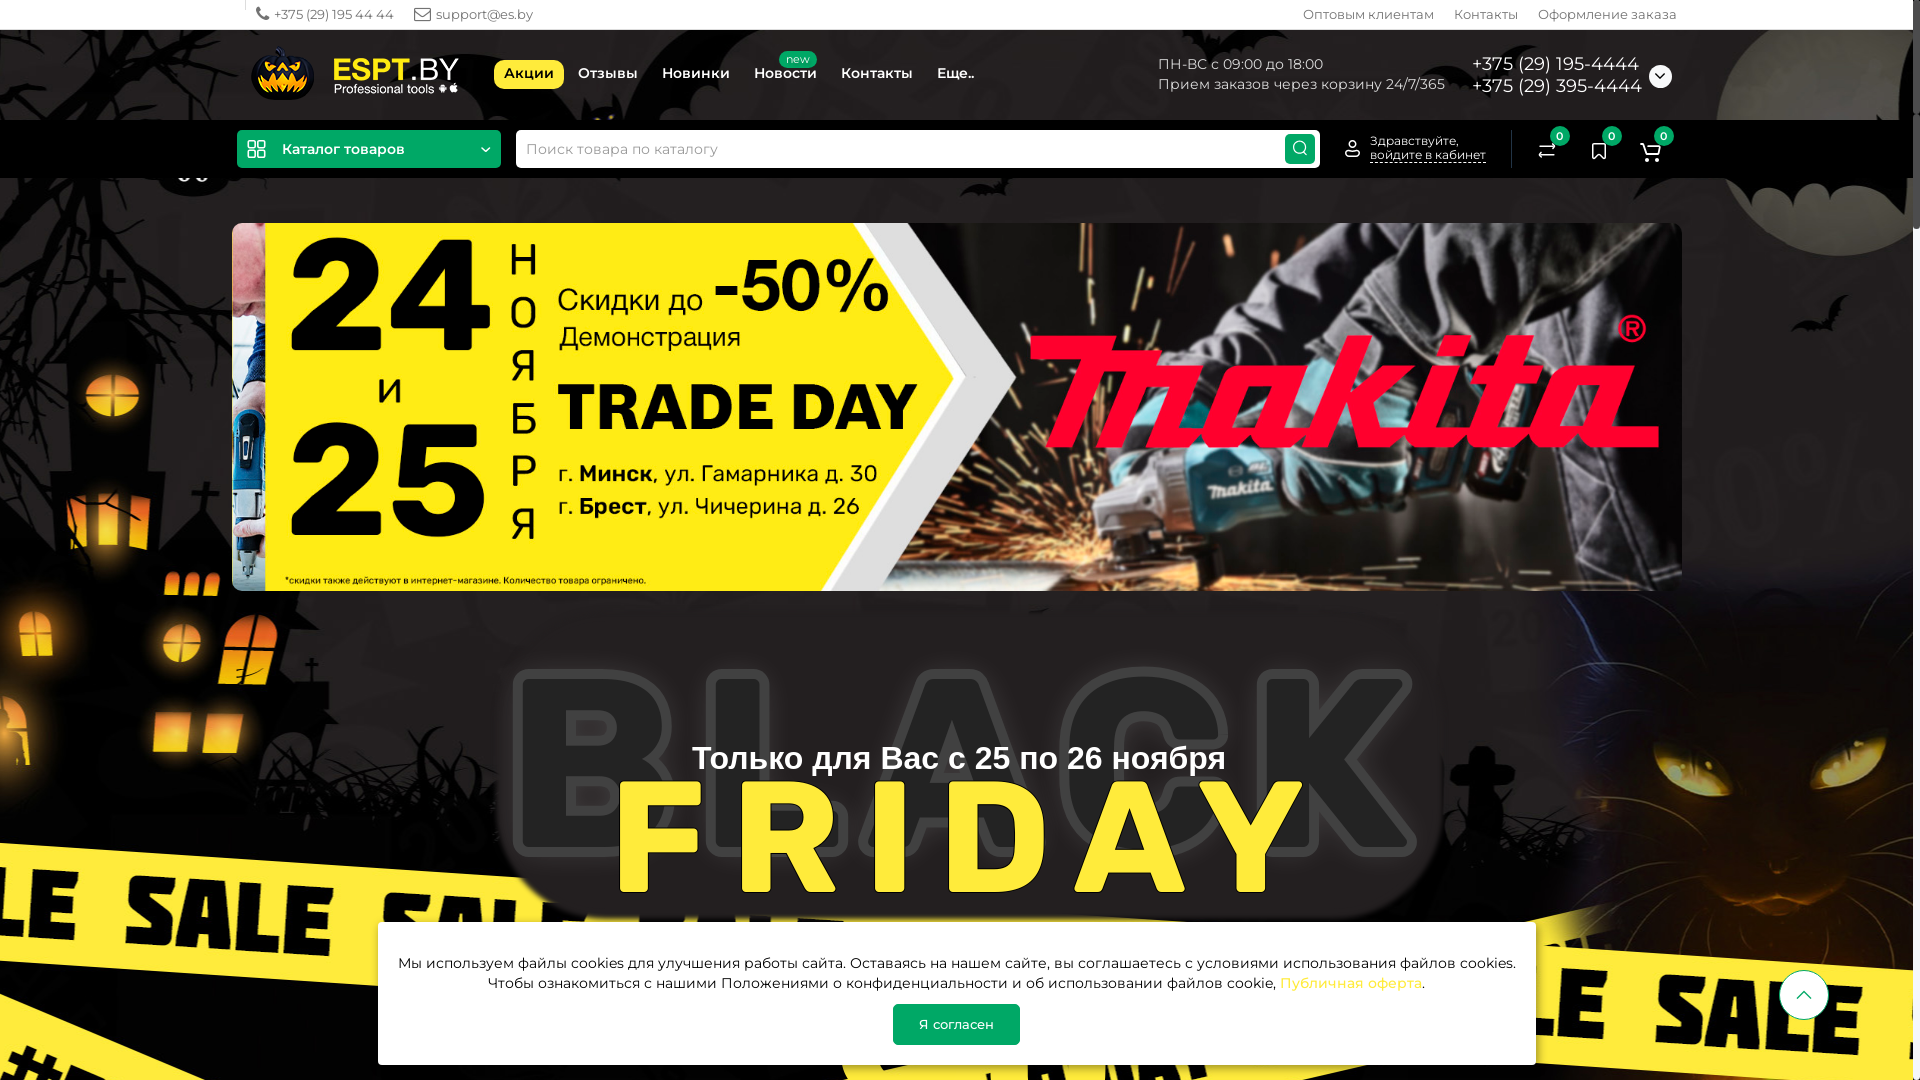 The height and width of the screenshot is (1080, 1920). I want to click on '+375 (29) 195-4444', so click(1554, 63).